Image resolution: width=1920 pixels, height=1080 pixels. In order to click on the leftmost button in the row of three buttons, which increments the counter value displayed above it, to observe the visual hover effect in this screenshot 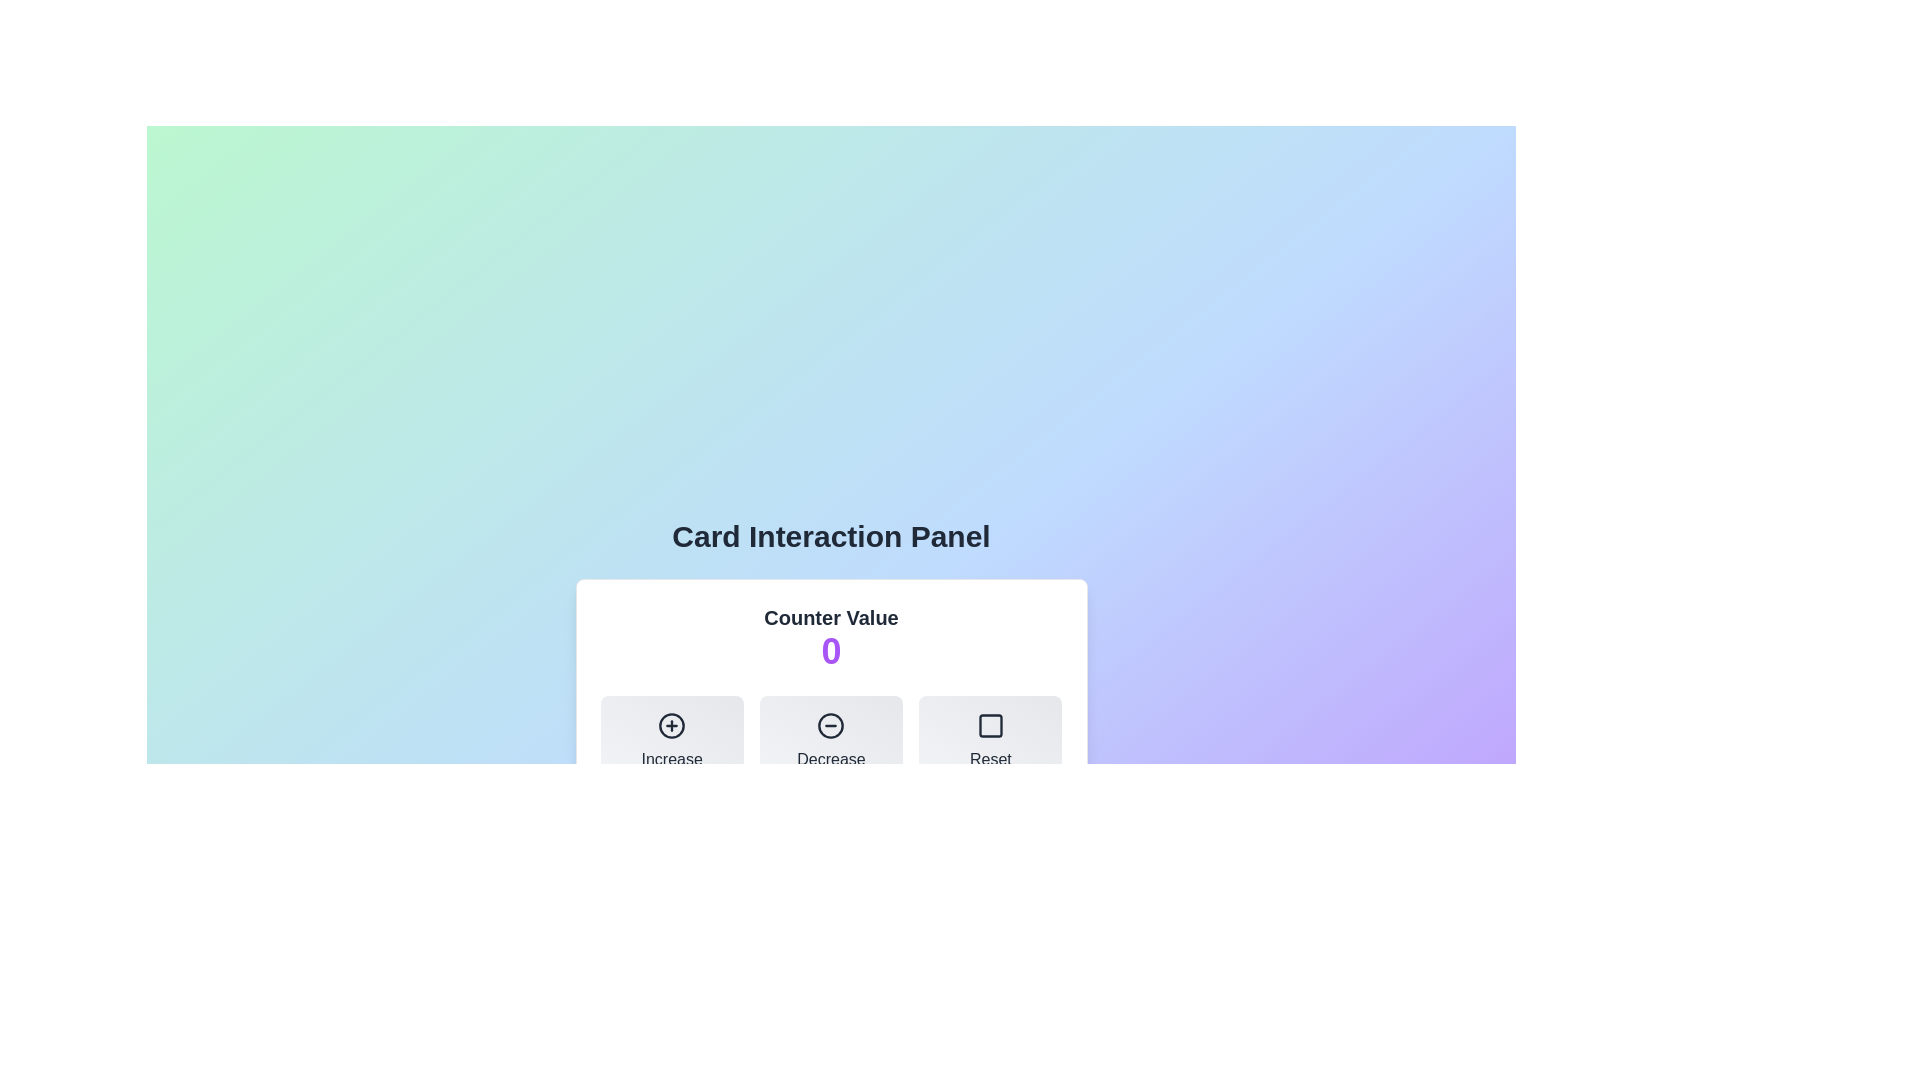, I will do `click(672, 741)`.